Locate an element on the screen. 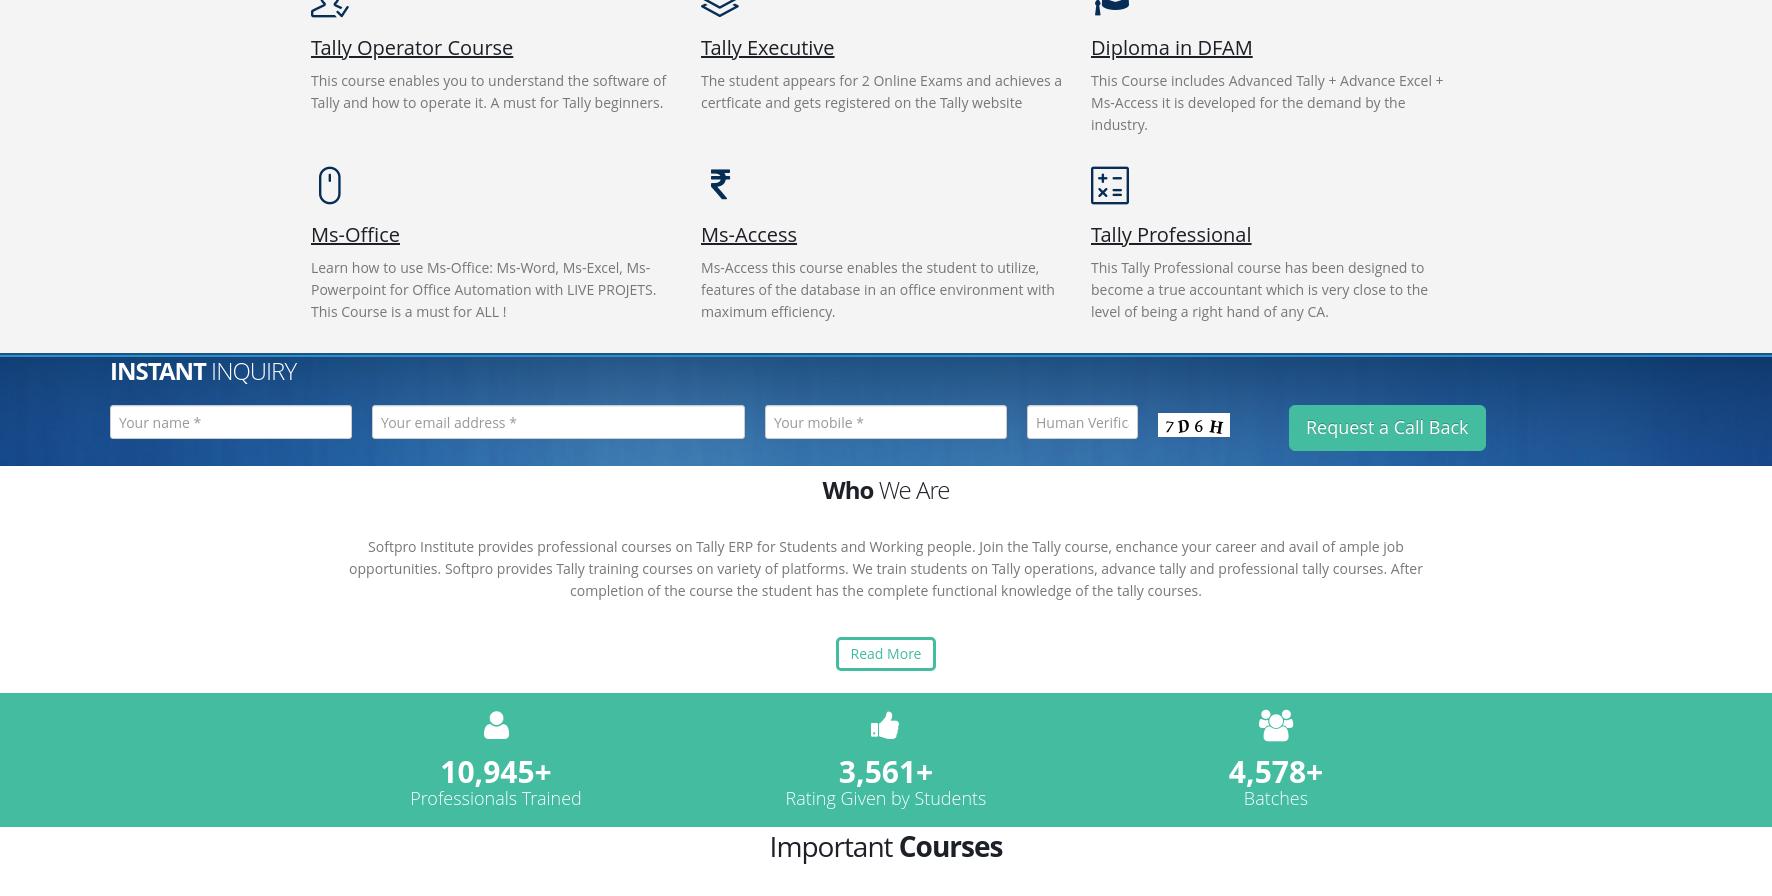  'Read More' is located at coordinates (885, 652).